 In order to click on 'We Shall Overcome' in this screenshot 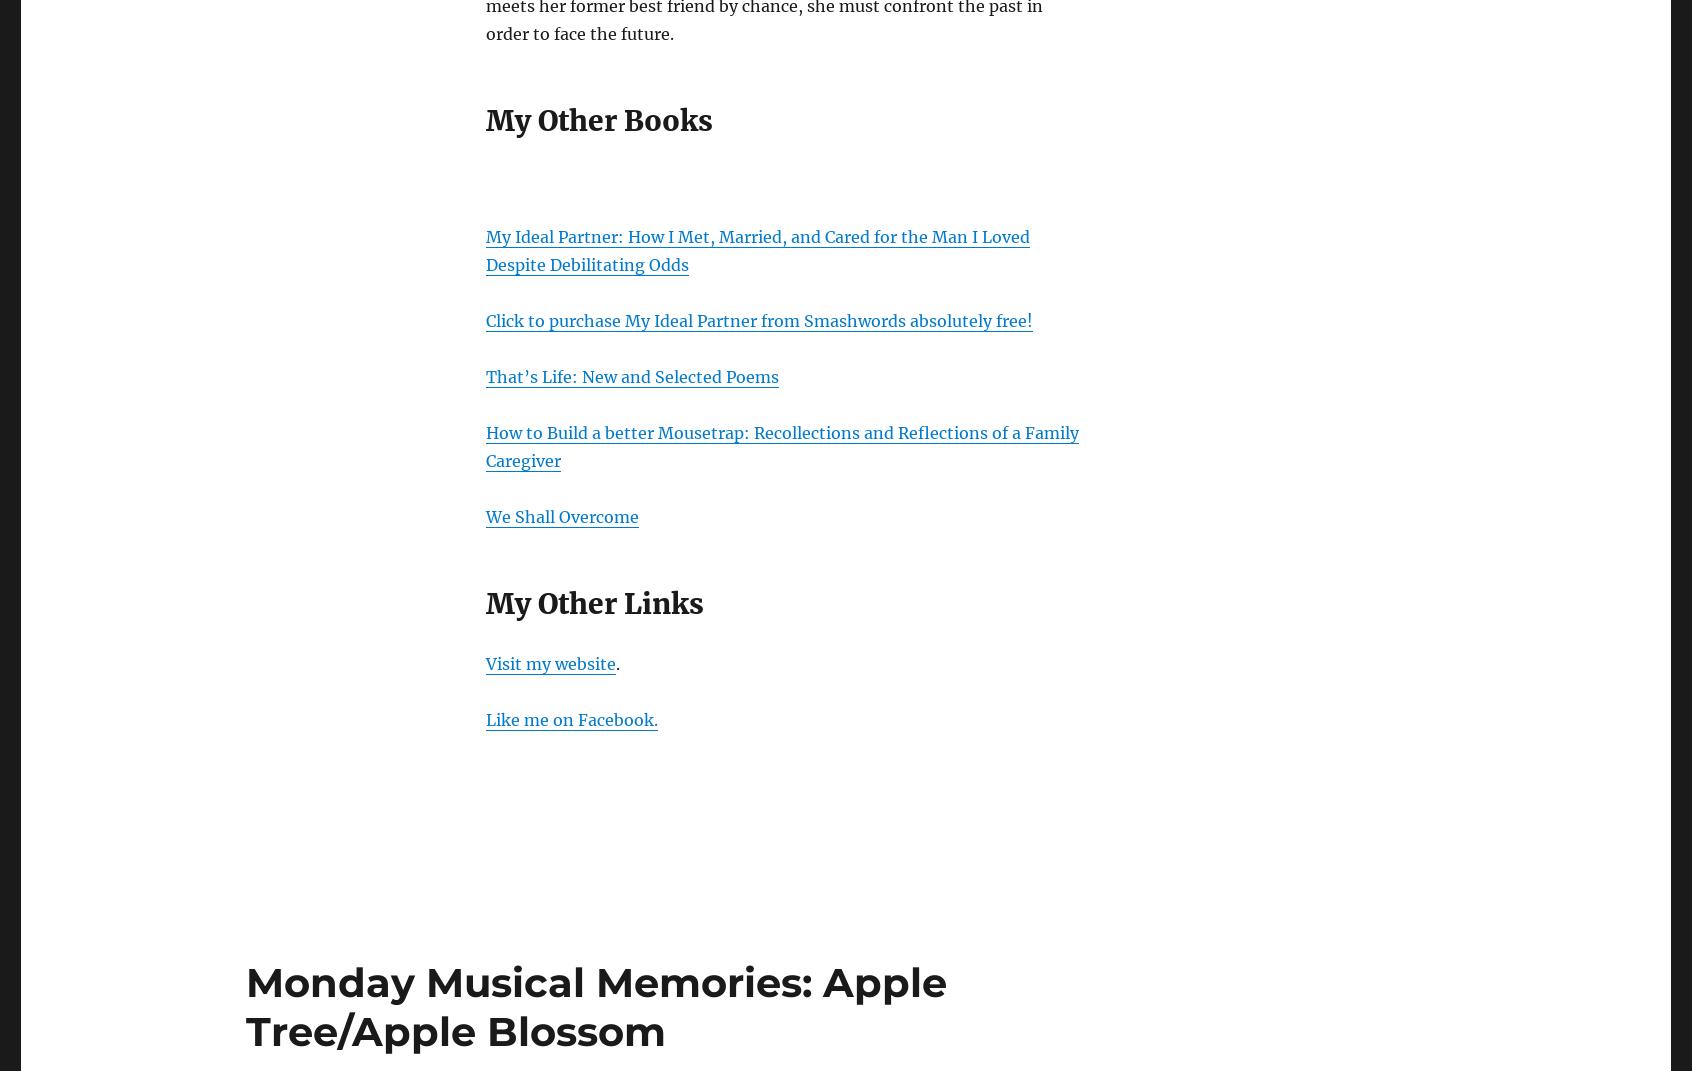, I will do `click(562, 515)`.